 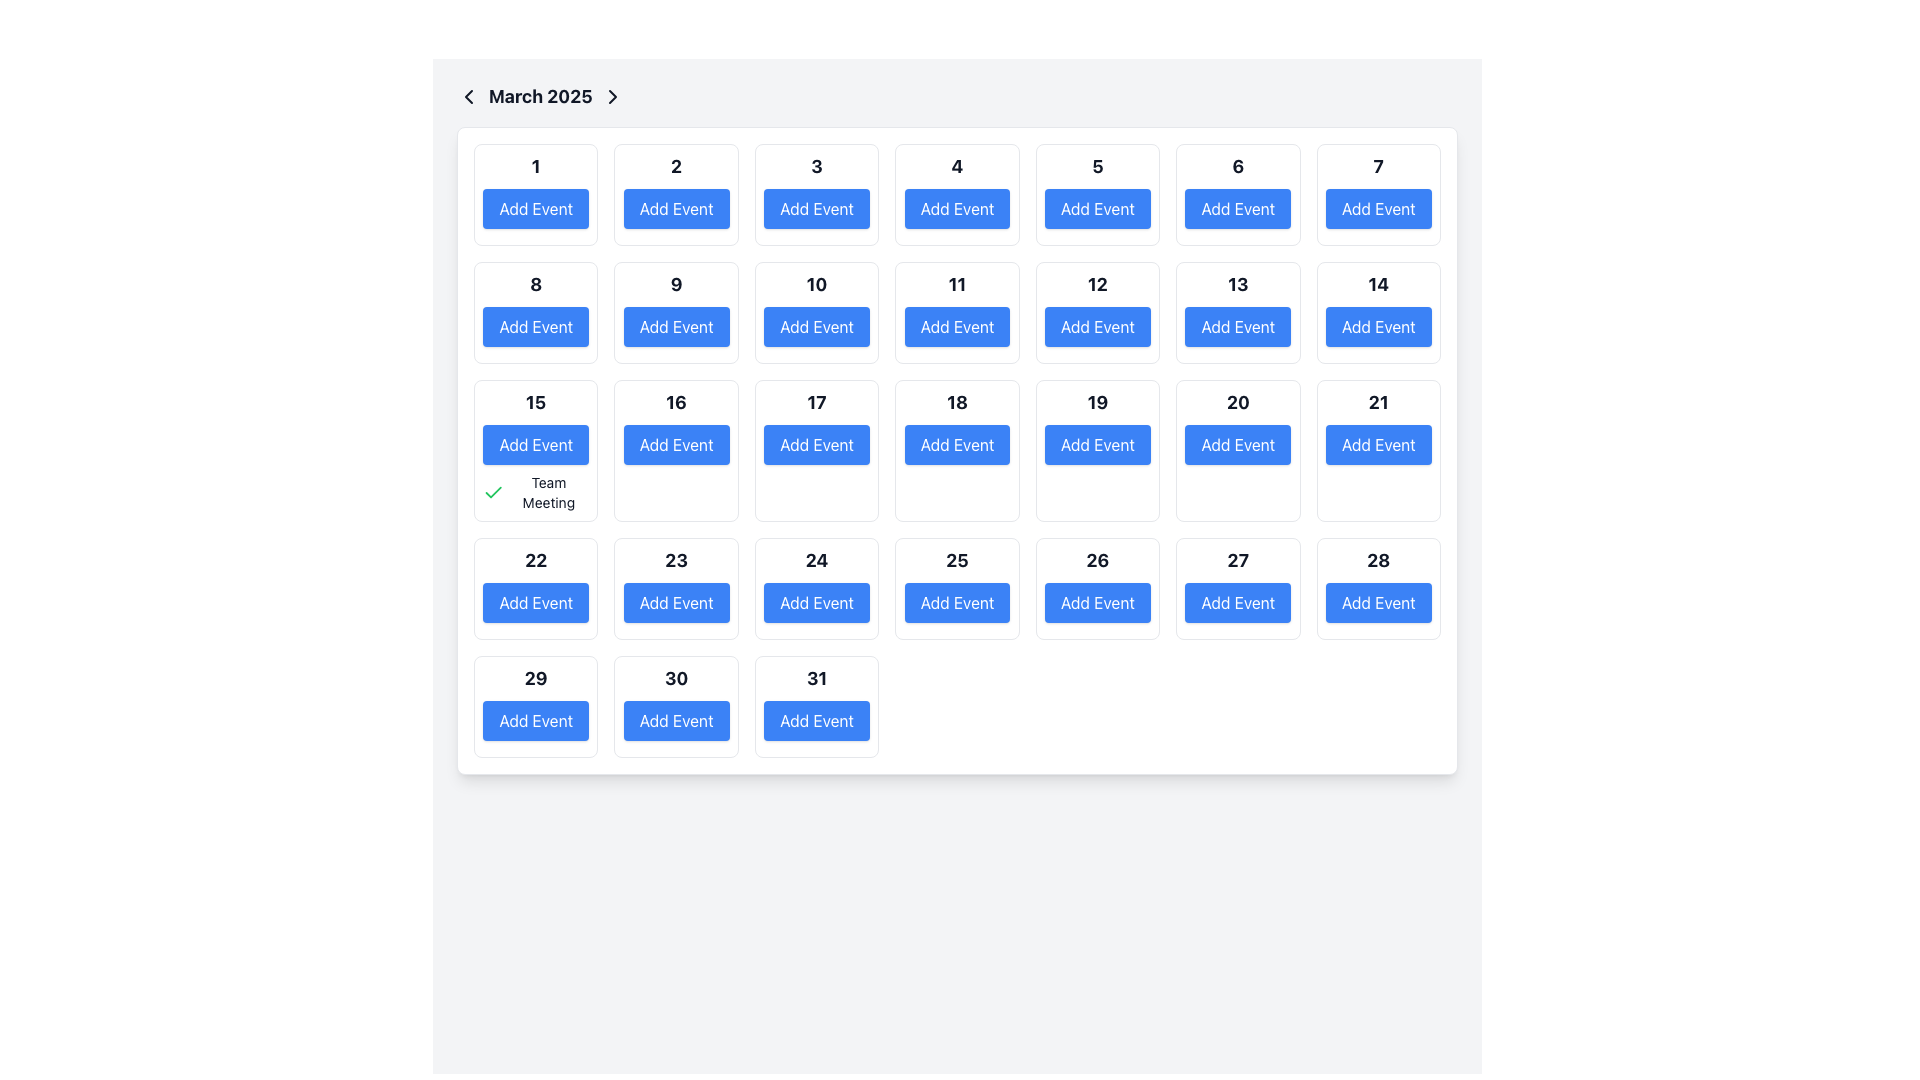 I want to click on the bold number '1' text label at the top of the calendar cell for accessibility interactions, so click(x=536, y=165).